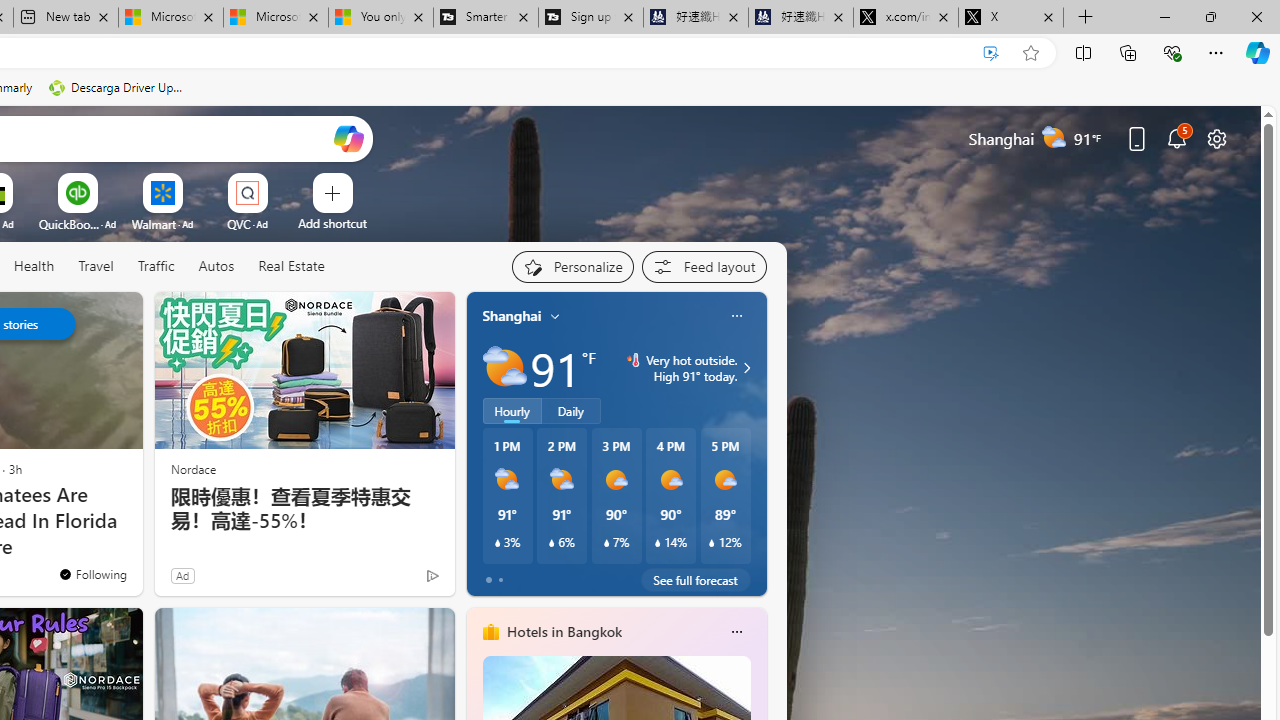 This screenshot has height=720, width=1280. What do you see at coordinates (512, 410) in the screenshot?
I see `'Hourly'` at bounding box center [512, 410].